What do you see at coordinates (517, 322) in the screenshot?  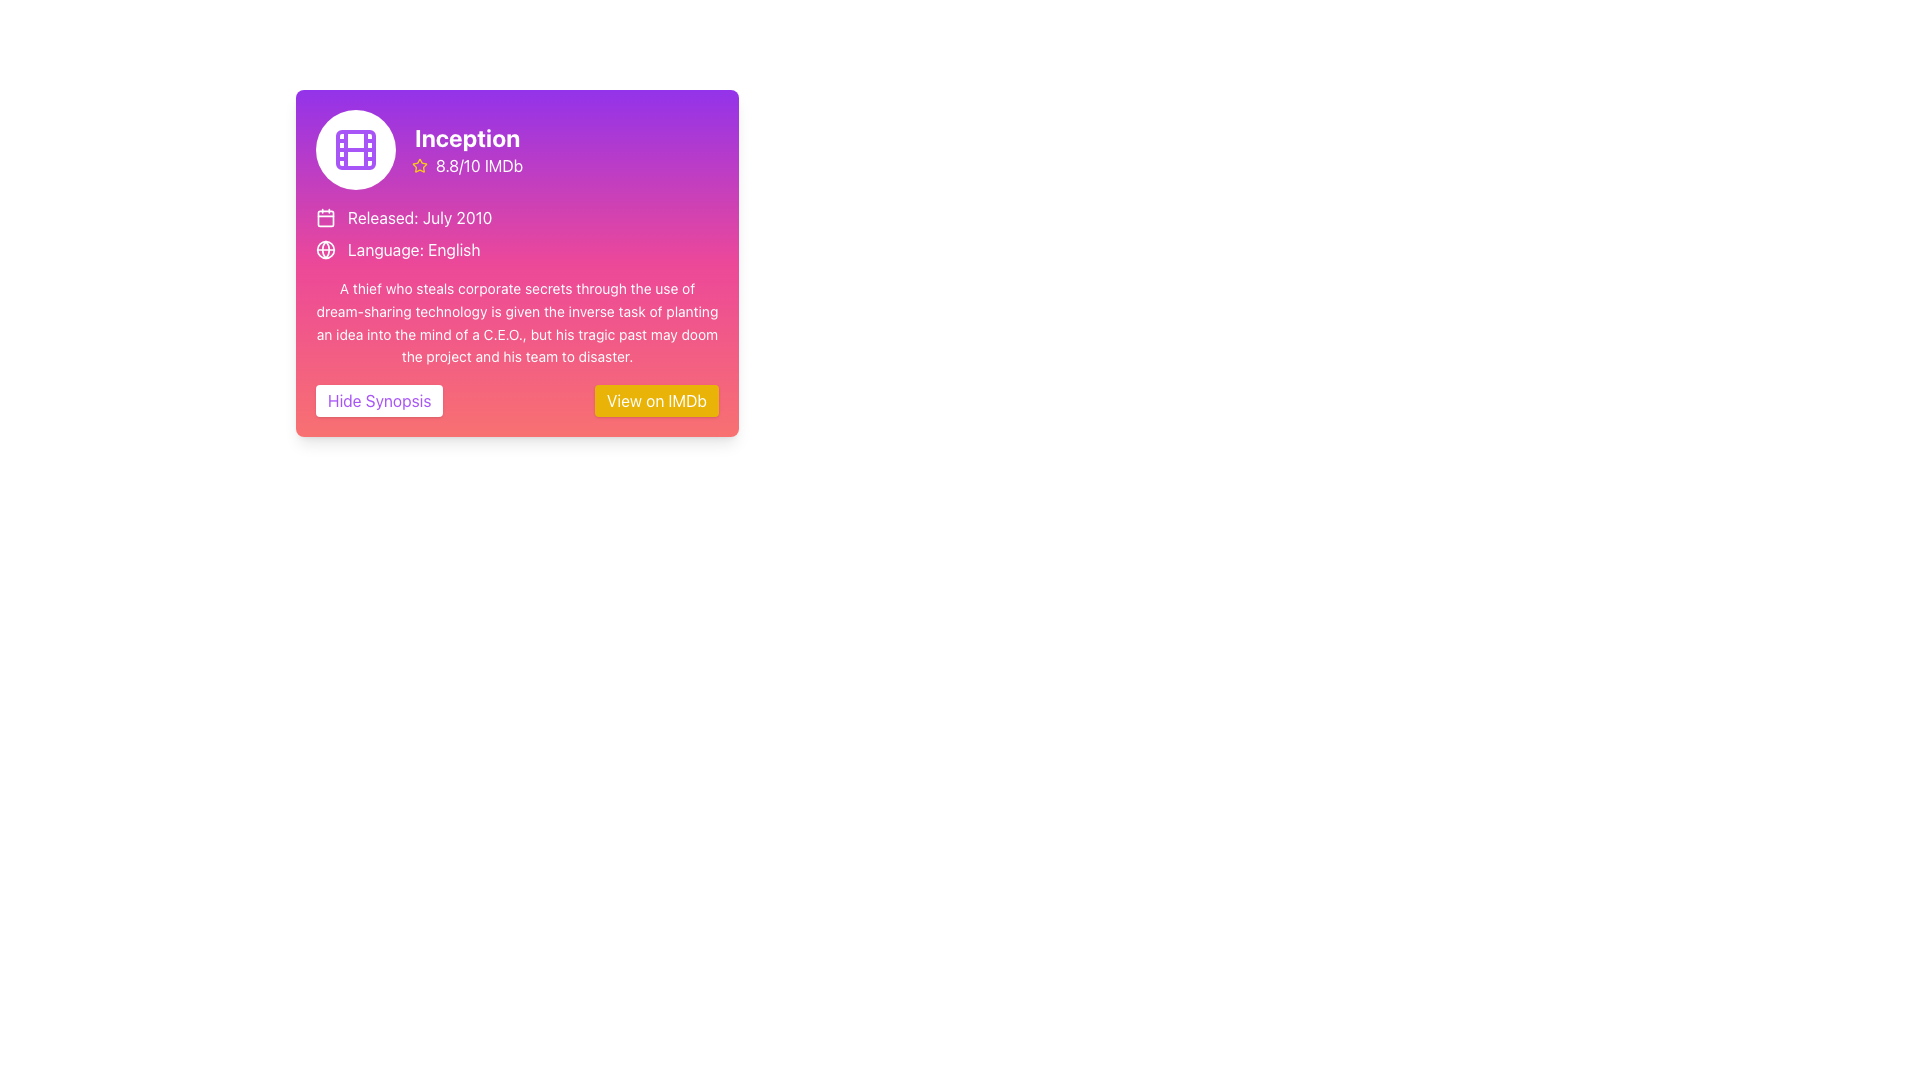 I see `the third text block in the movie details card, which describes the movie plot and is styled in a light color on a vibrant background gradient` at bounding box center [517, 322].